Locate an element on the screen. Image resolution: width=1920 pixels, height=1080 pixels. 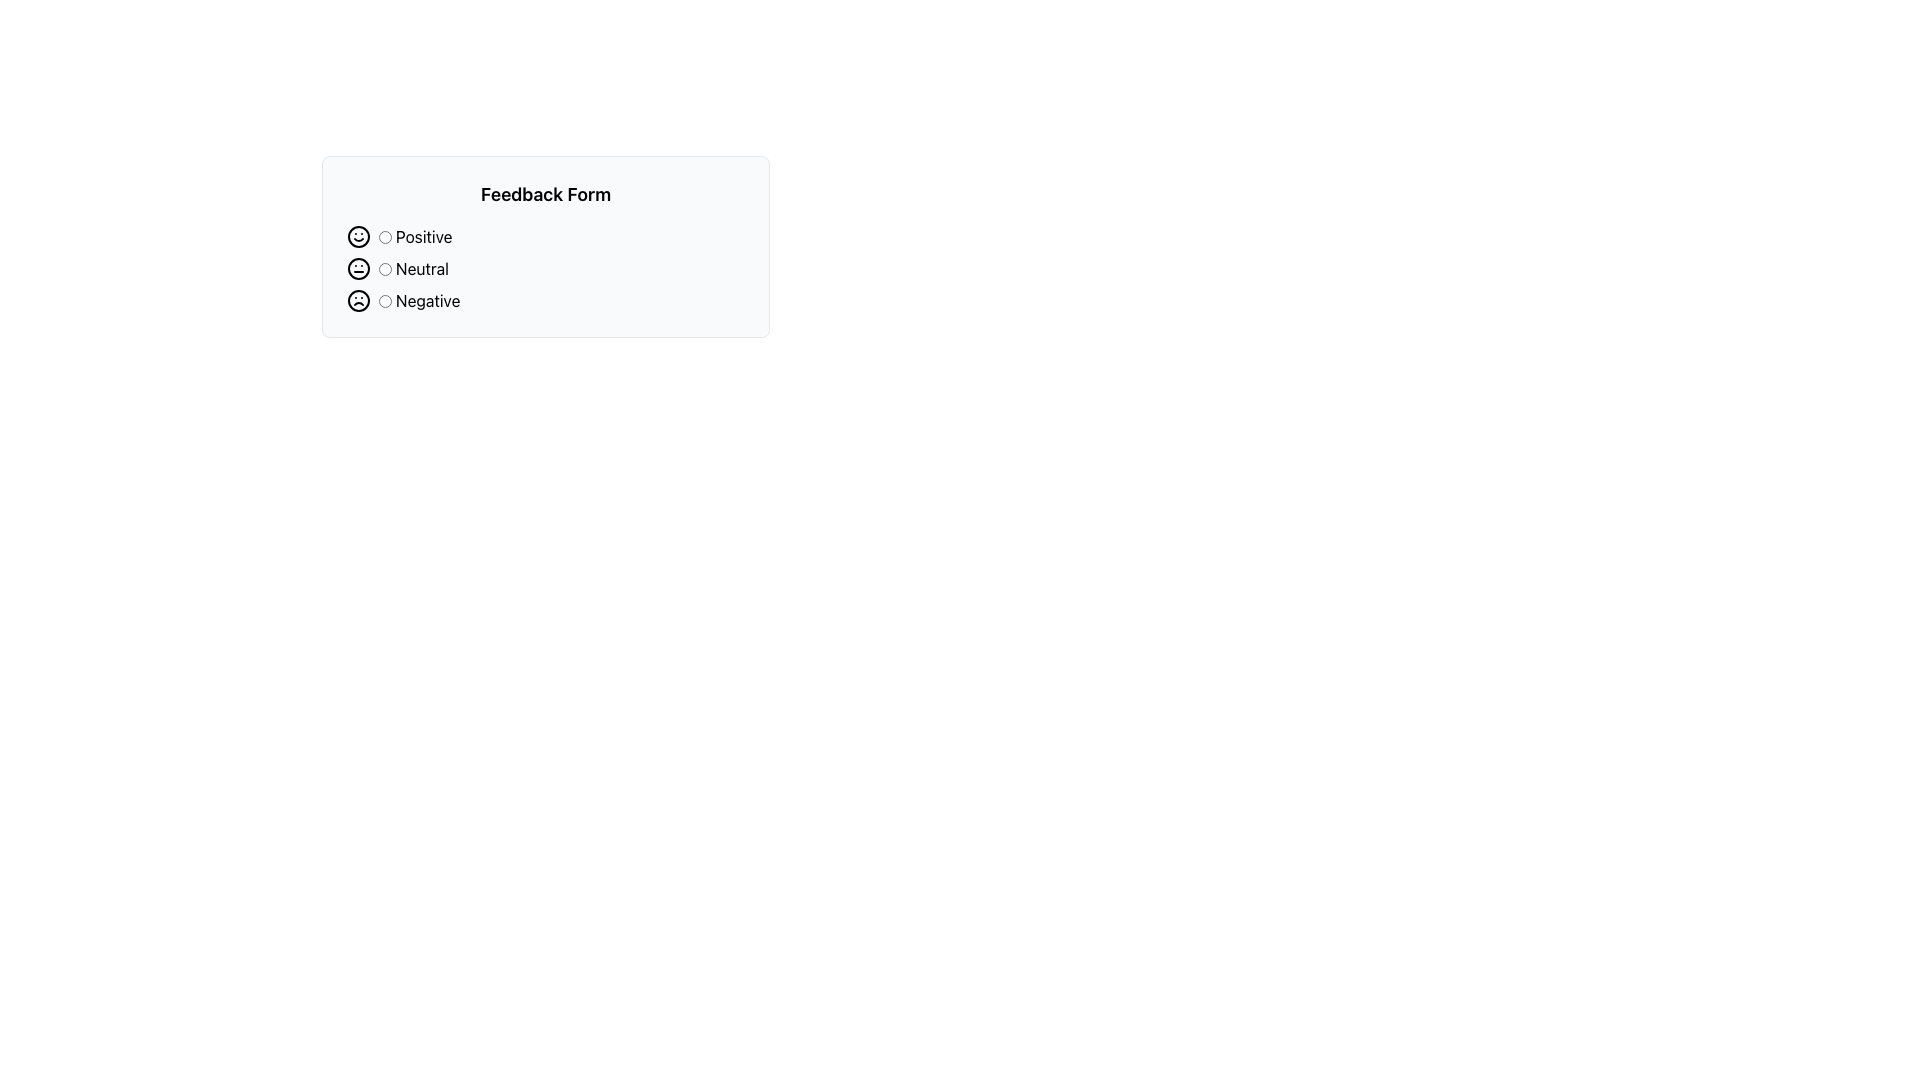
circular outline of the neutral face icon located in the middle row of feedback options for debugging purposes is located at coordinates (359, 268).